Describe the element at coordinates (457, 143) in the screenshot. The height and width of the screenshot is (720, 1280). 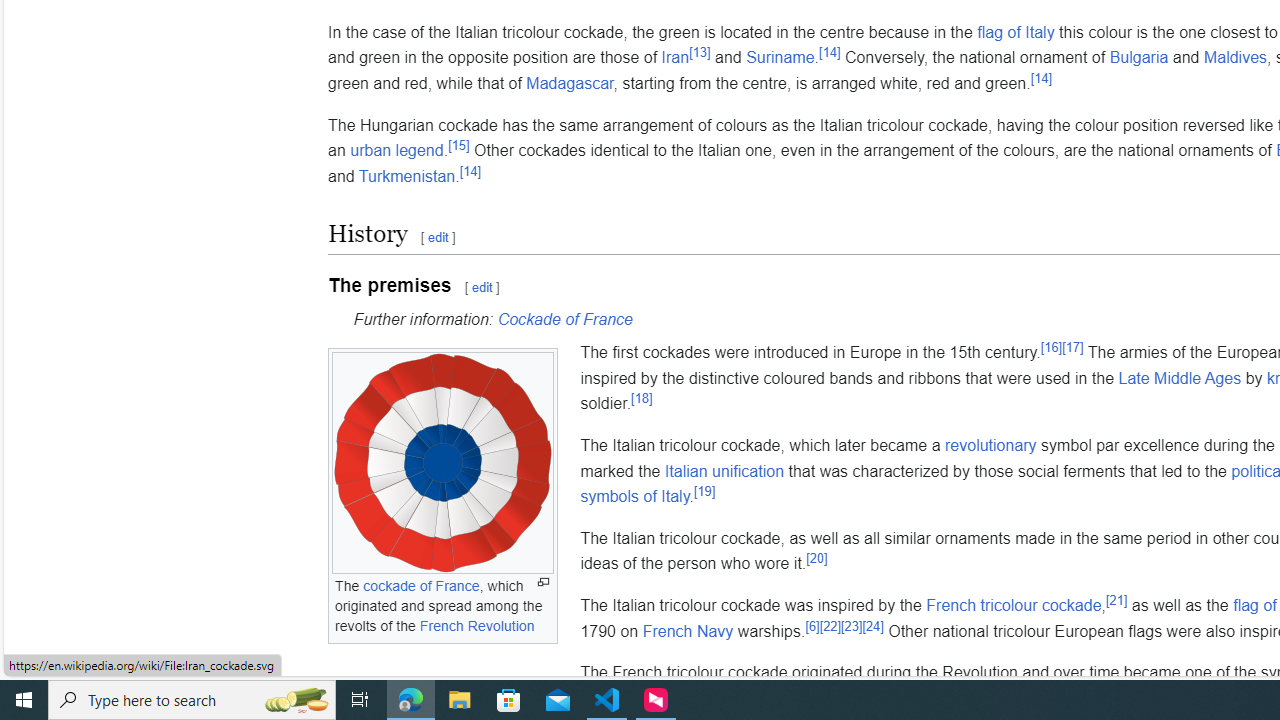
I see `'[15]'` at that location.